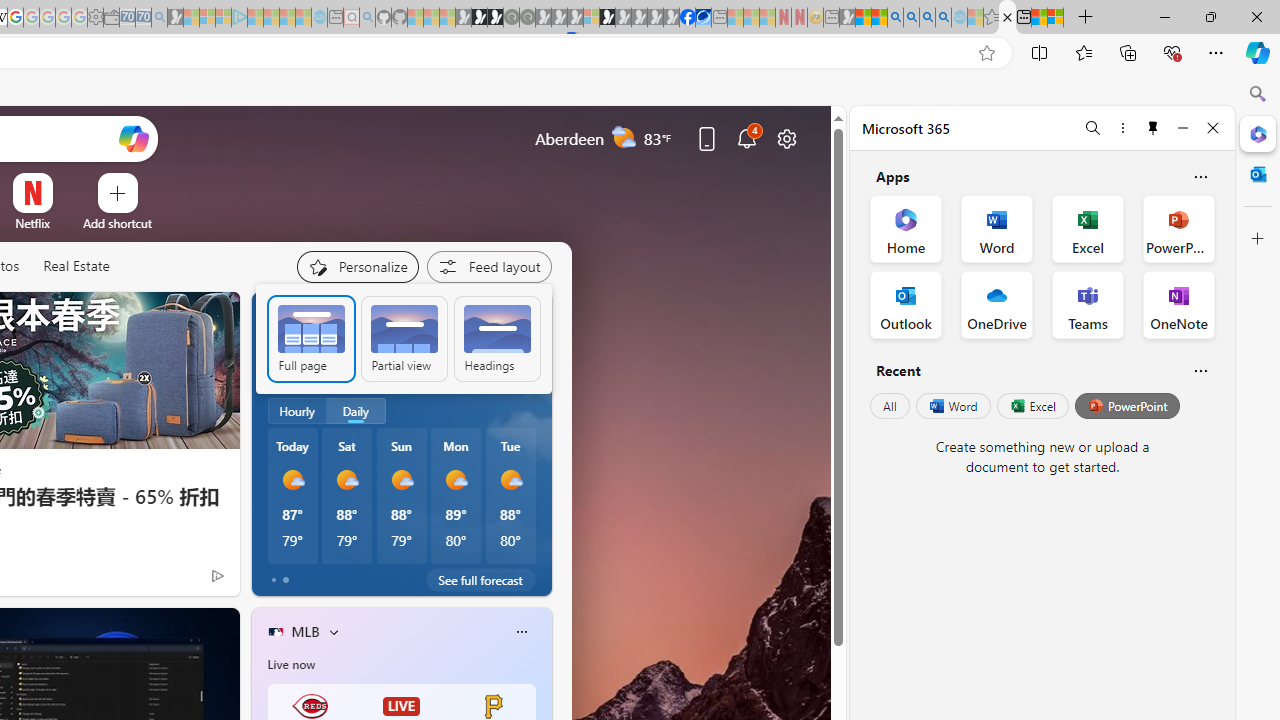 The height and width of the screenshot is (720, 1280). Describe the element at coordinates (1257, 238) in the screenshot. I see `'Close Customize pane'` at that location.